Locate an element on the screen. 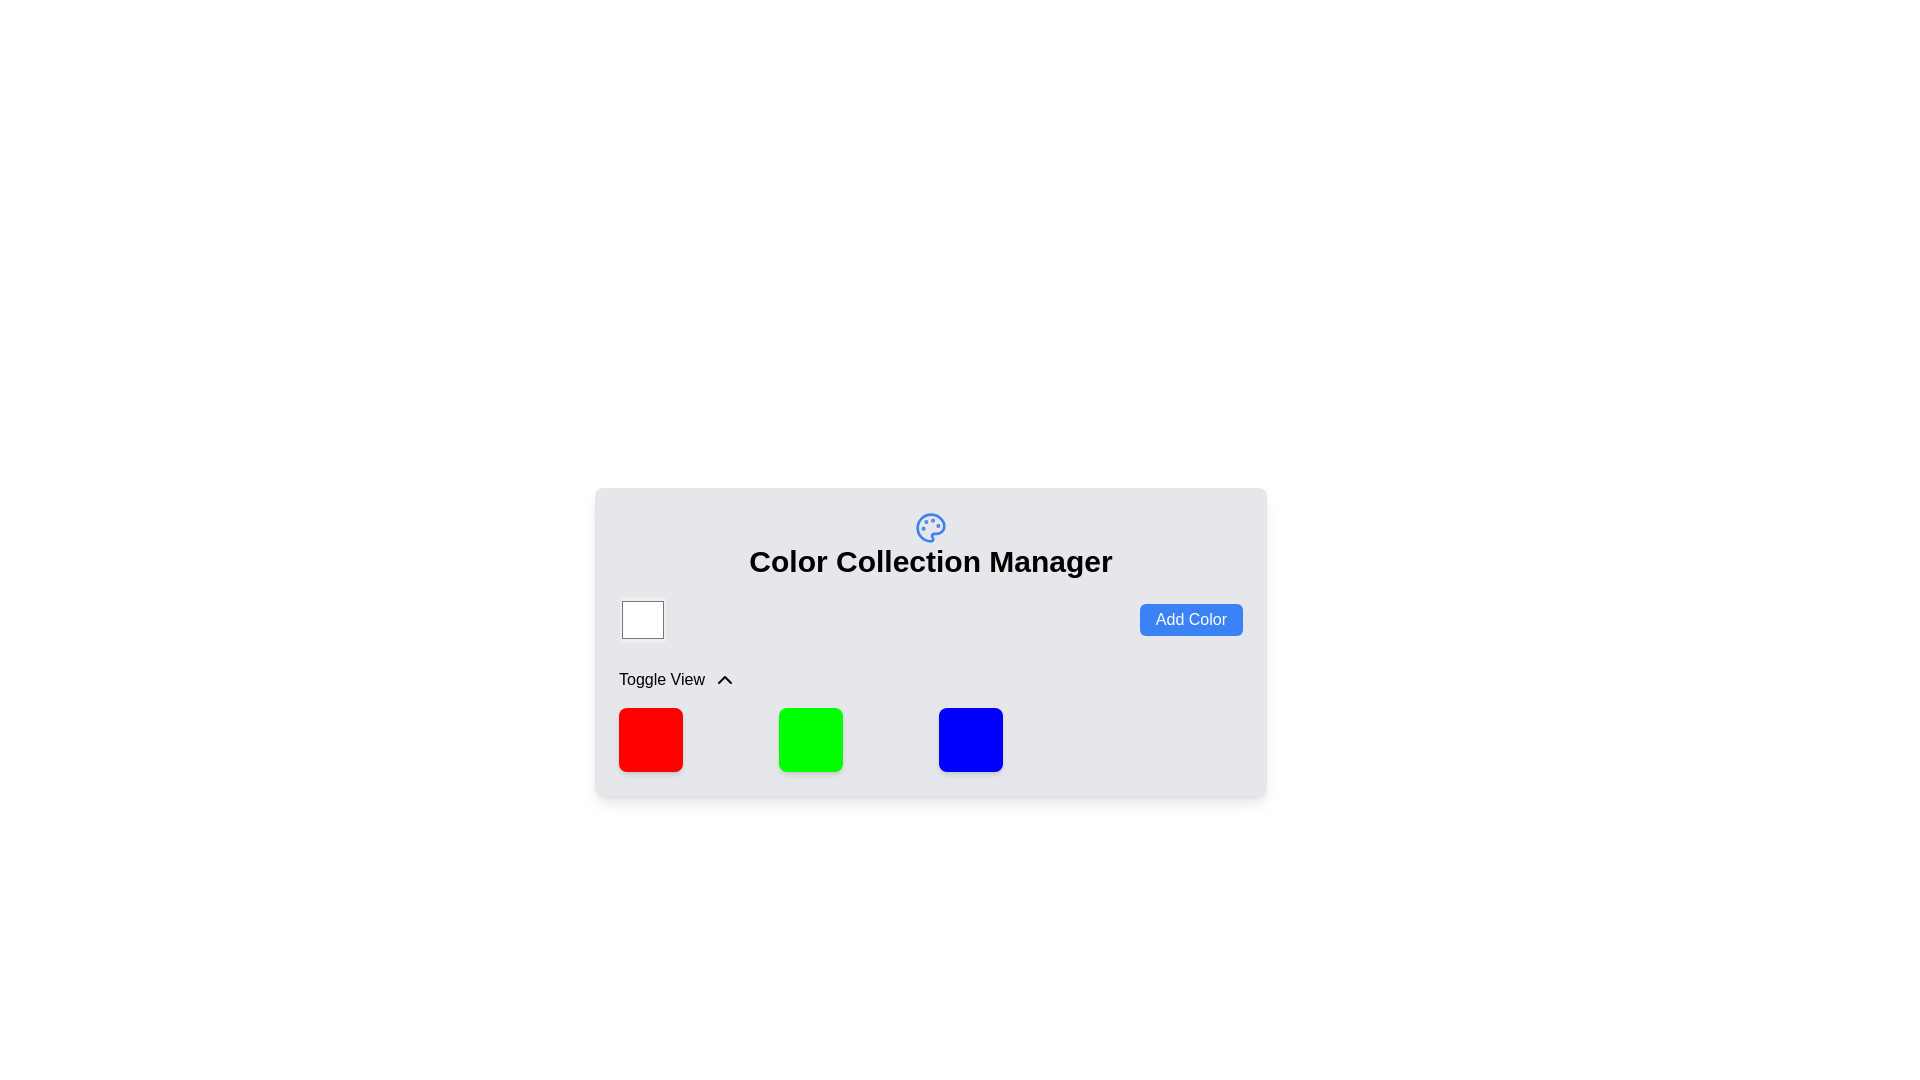 Image resolution: width=1920 pixels, height=1080 pixels. on the blue color selection tile, which is the third tile in the color palette grid is located at coordinates (970, 740).